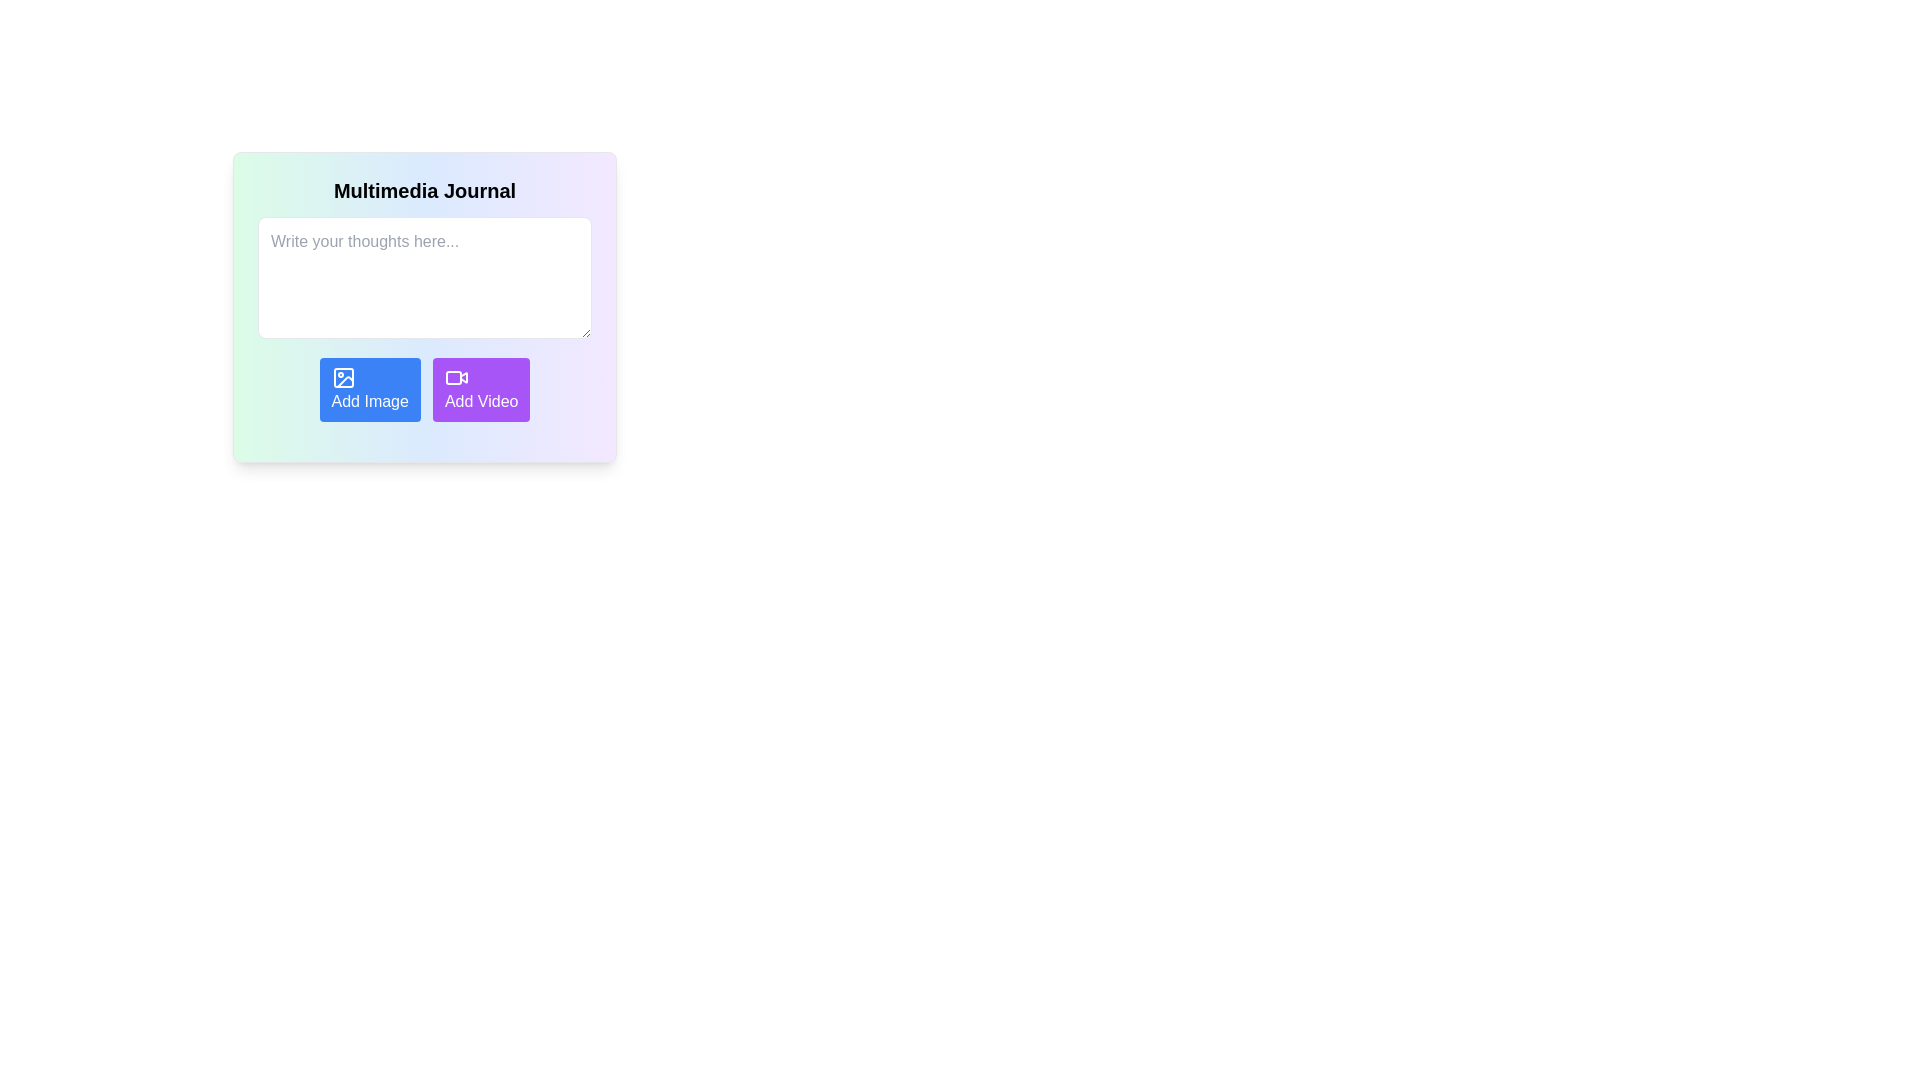  Describe the element at coordinates (343, 378) in the screenshot. I see `the SVG-based graphical icon resembling an image, which is centered within the blue 'Add Image' button located on the left under the text input box labeled 'Write your thoughts here...'` at that location.